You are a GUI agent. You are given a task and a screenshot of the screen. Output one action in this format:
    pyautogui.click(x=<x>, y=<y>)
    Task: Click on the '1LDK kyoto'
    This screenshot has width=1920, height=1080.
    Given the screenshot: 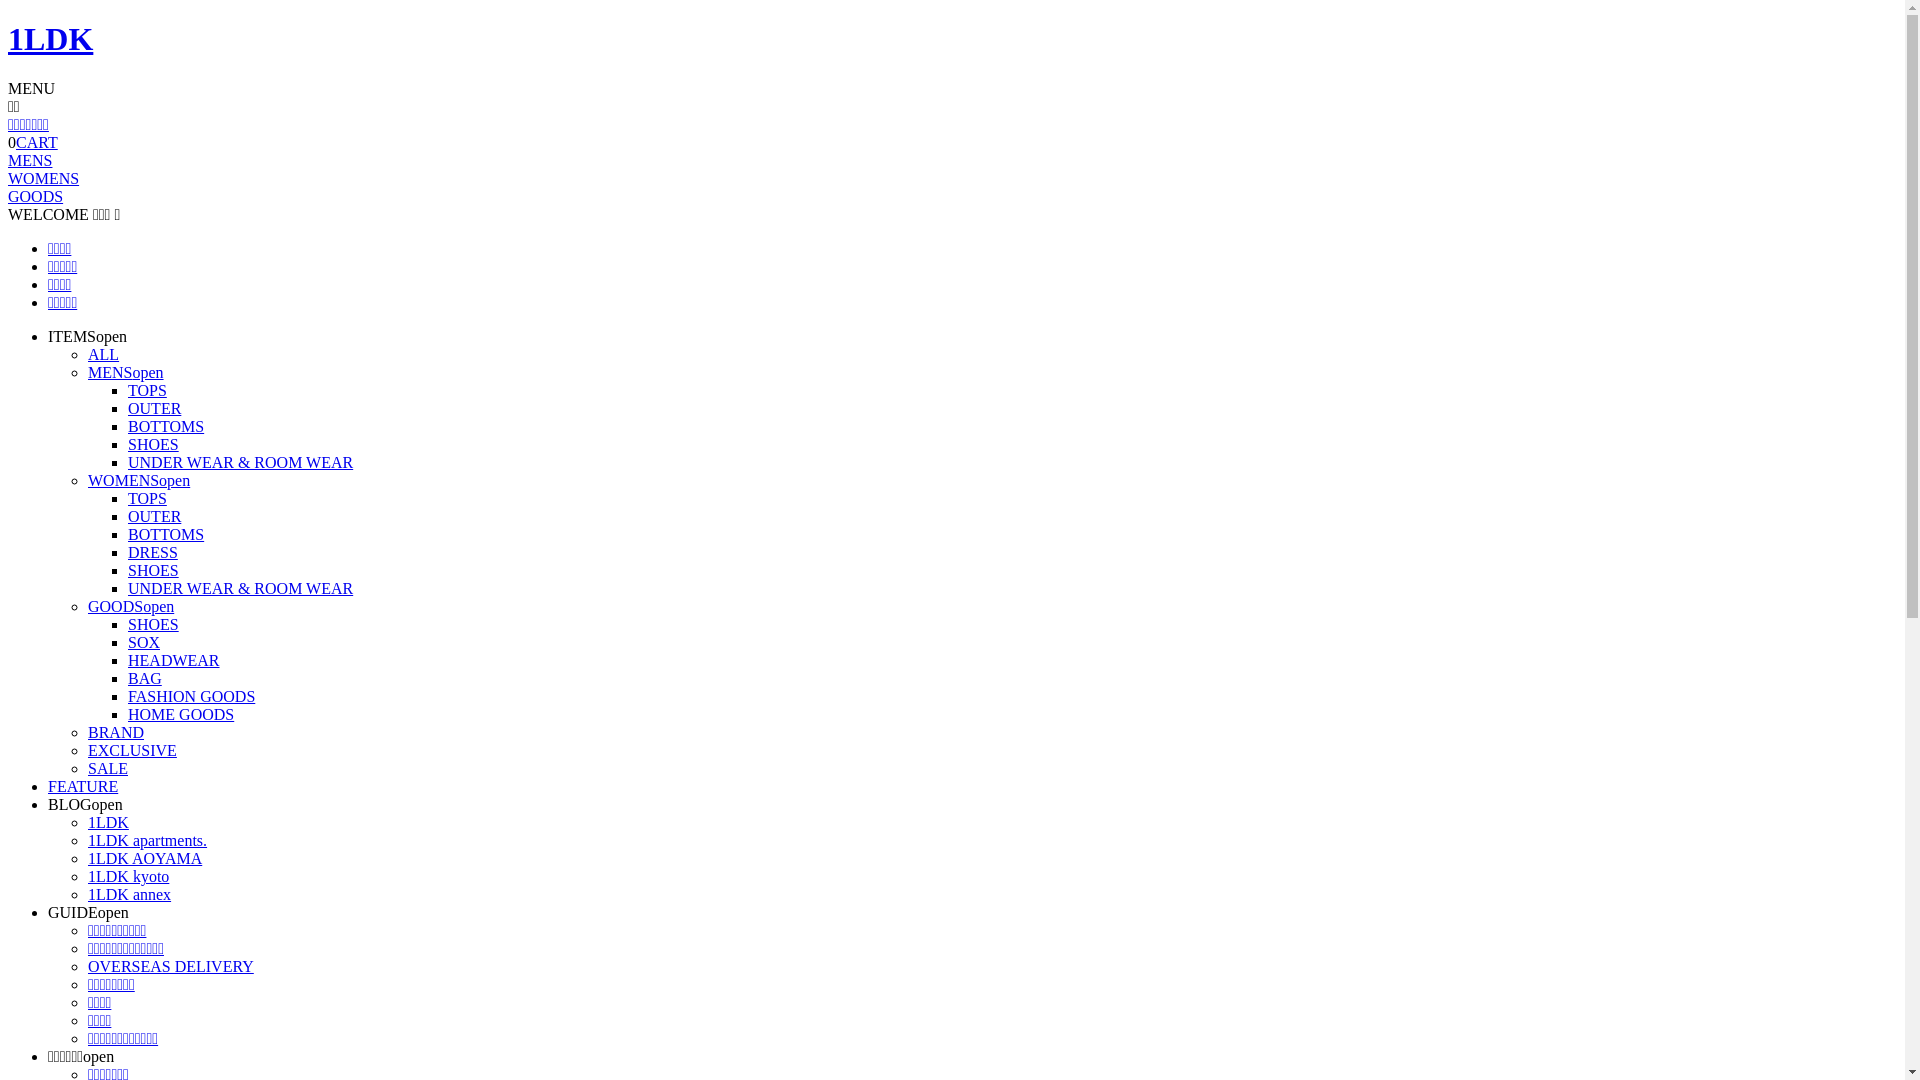 What is the action you would take?
    pyautogui.click(x=127, y=875)
    